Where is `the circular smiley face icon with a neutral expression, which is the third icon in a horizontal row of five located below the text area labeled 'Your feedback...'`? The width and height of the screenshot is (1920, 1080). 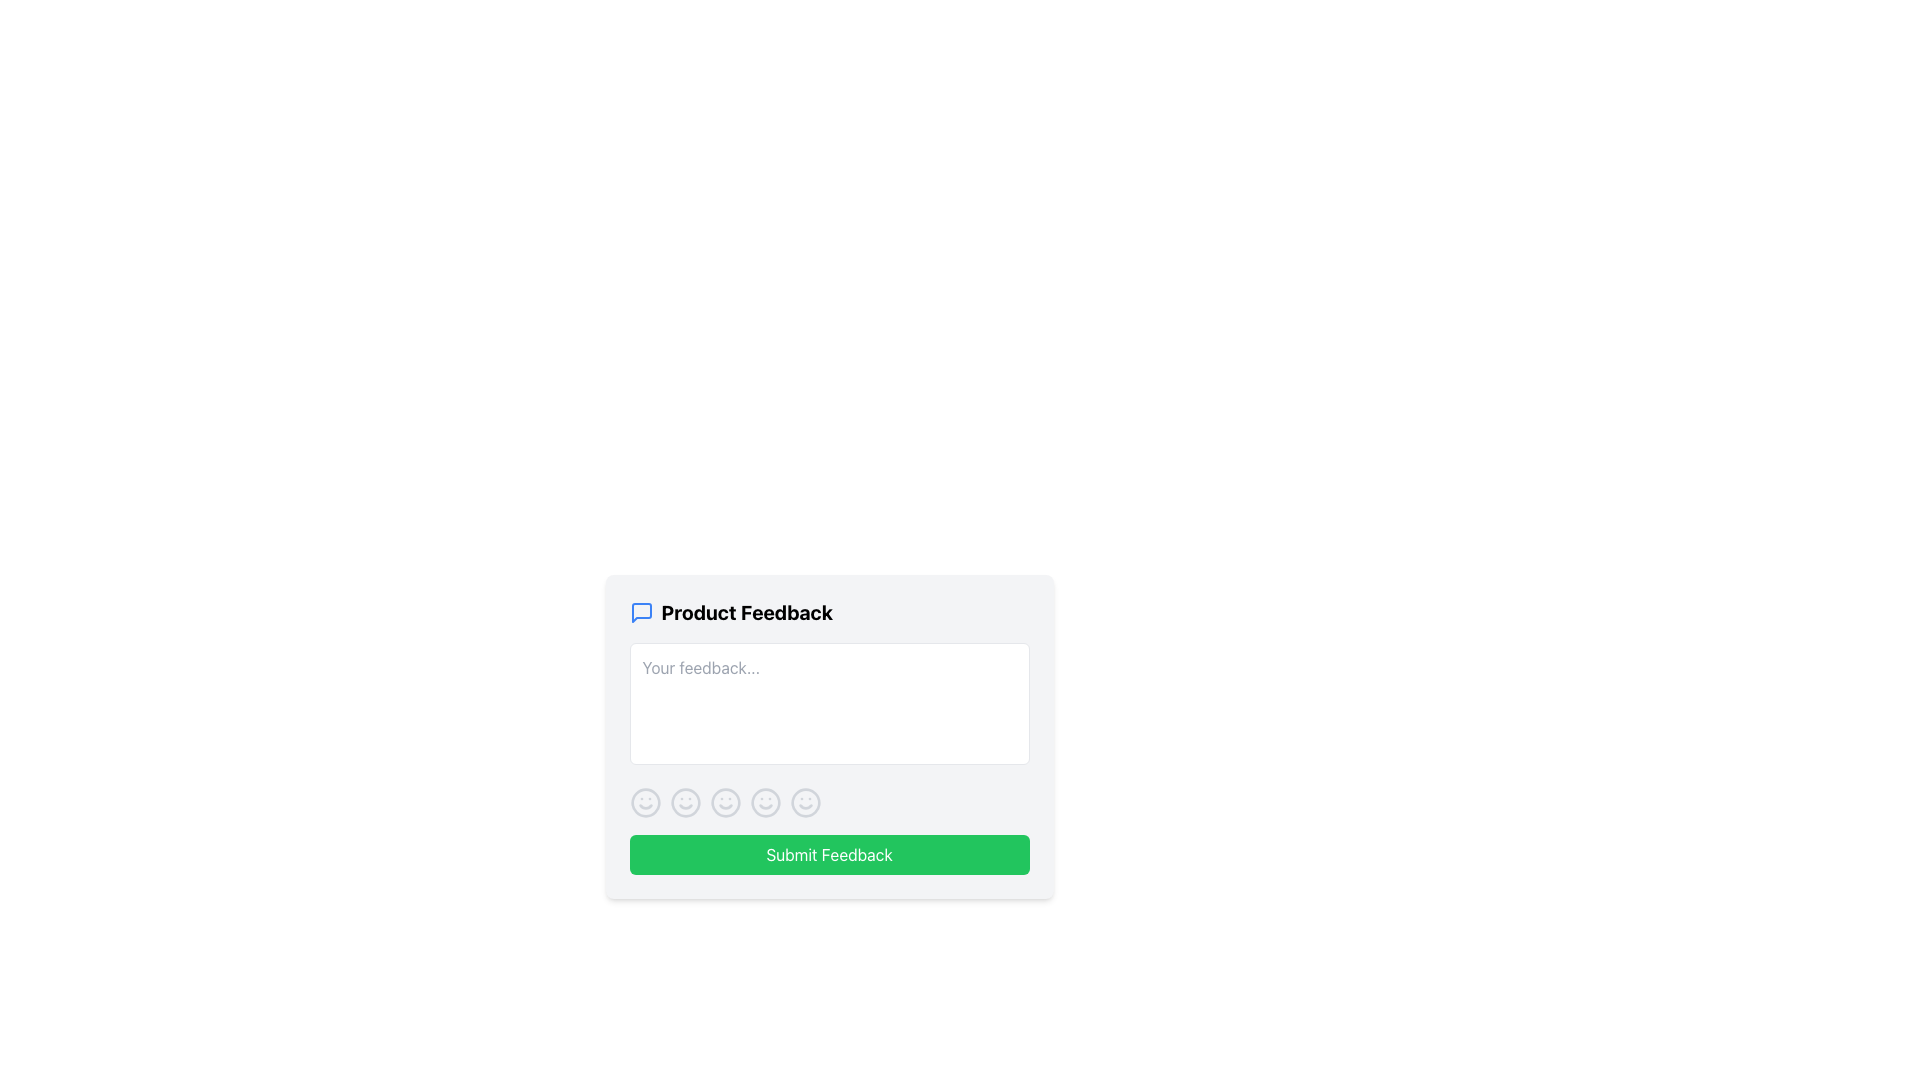 the circular smiley face icon with a neutral expression, which is the third icon in a horizontal row of five located below the text area labeled 'Your feedback...' is located at coordinates (724, 801).